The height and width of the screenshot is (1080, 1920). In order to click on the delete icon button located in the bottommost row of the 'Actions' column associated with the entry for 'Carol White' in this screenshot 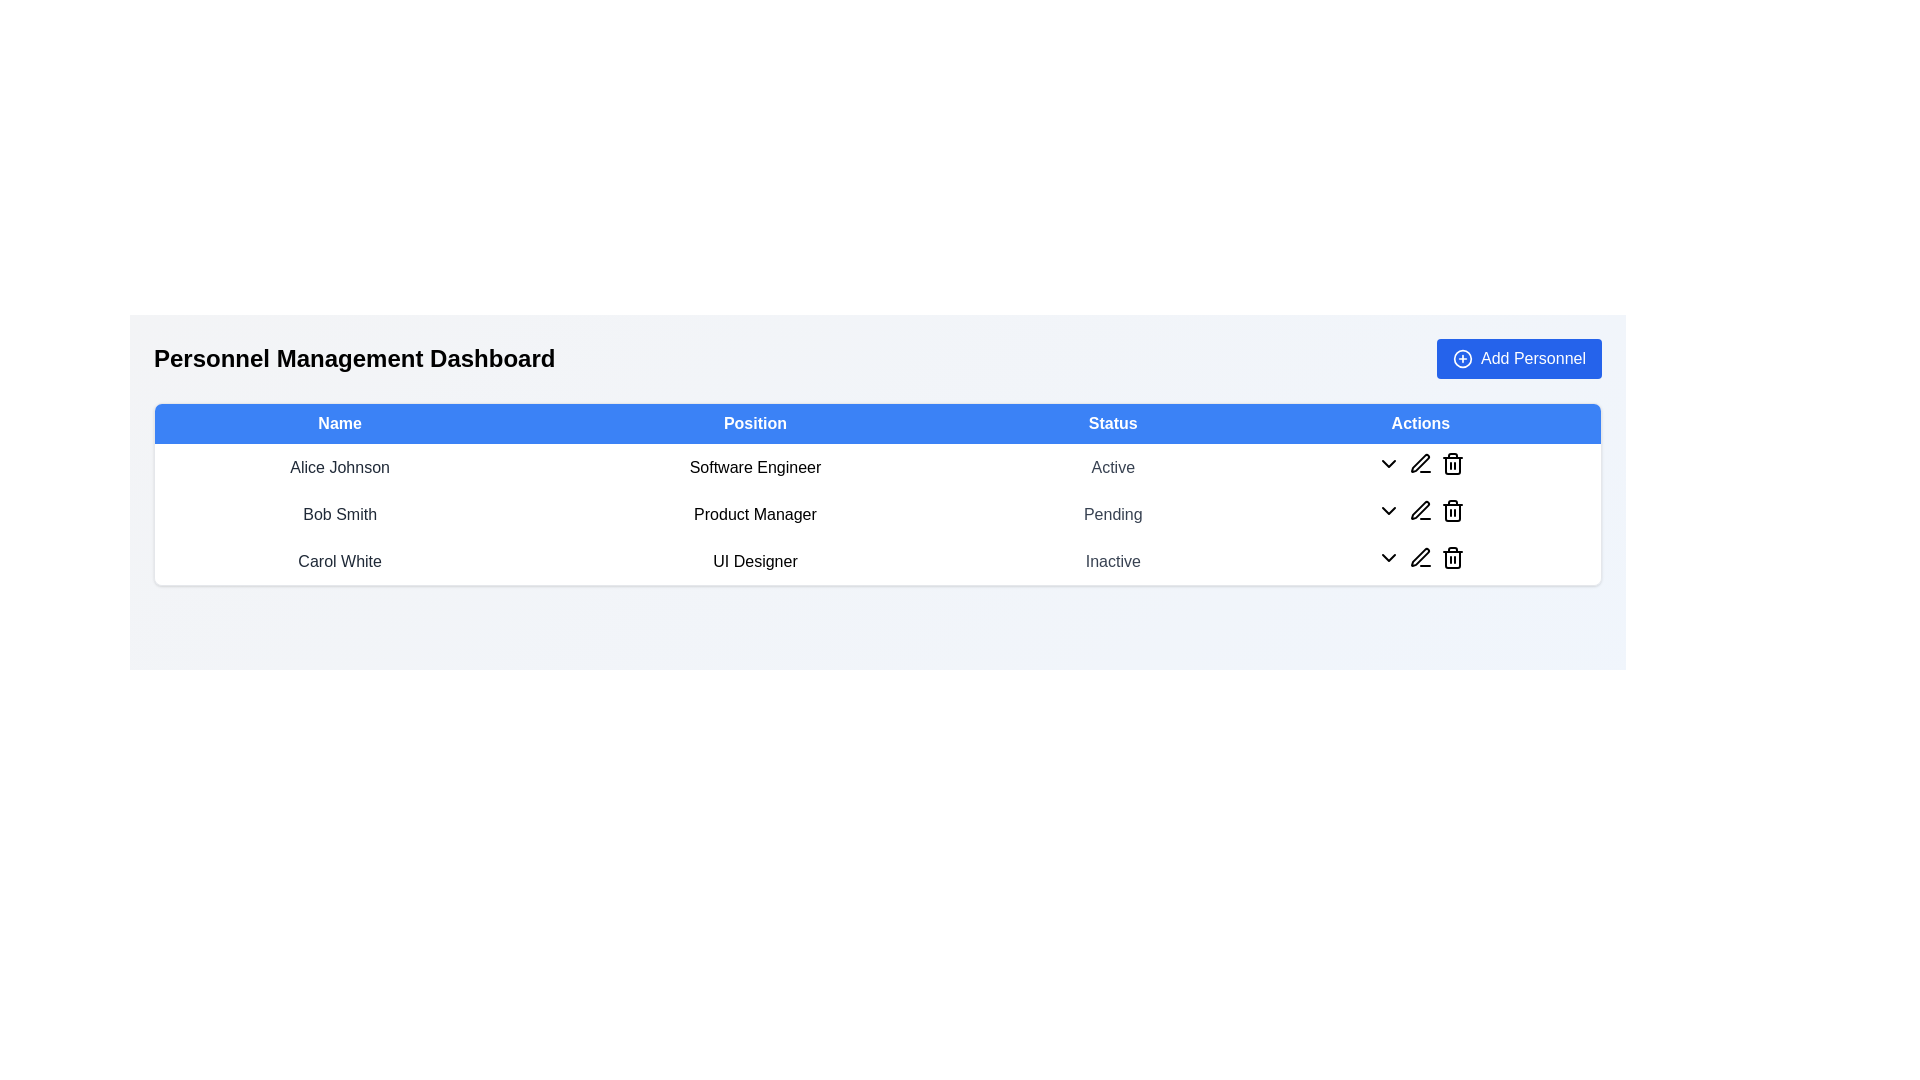, I will do `click(1452, 558)`.